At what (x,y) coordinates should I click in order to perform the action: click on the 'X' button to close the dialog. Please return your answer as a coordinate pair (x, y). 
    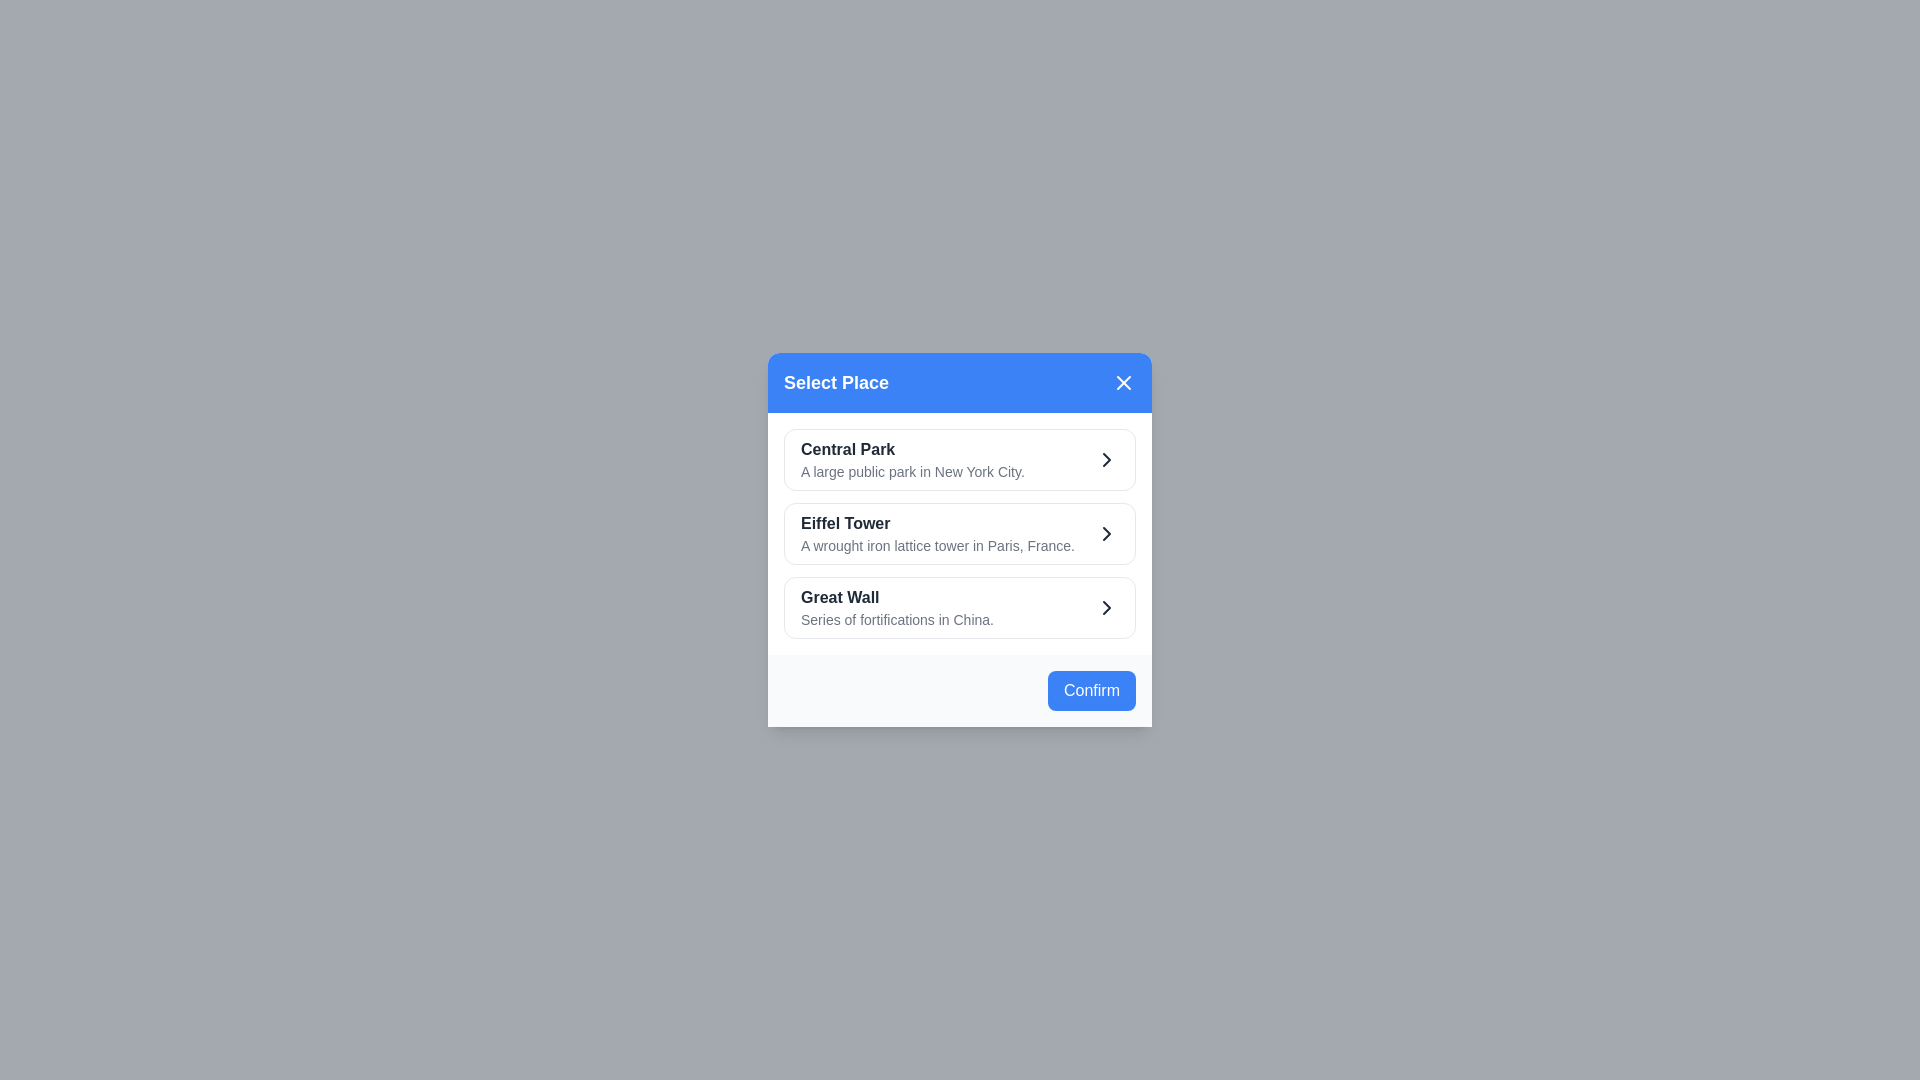
    Looking at the image, I should click on (1123, 382).